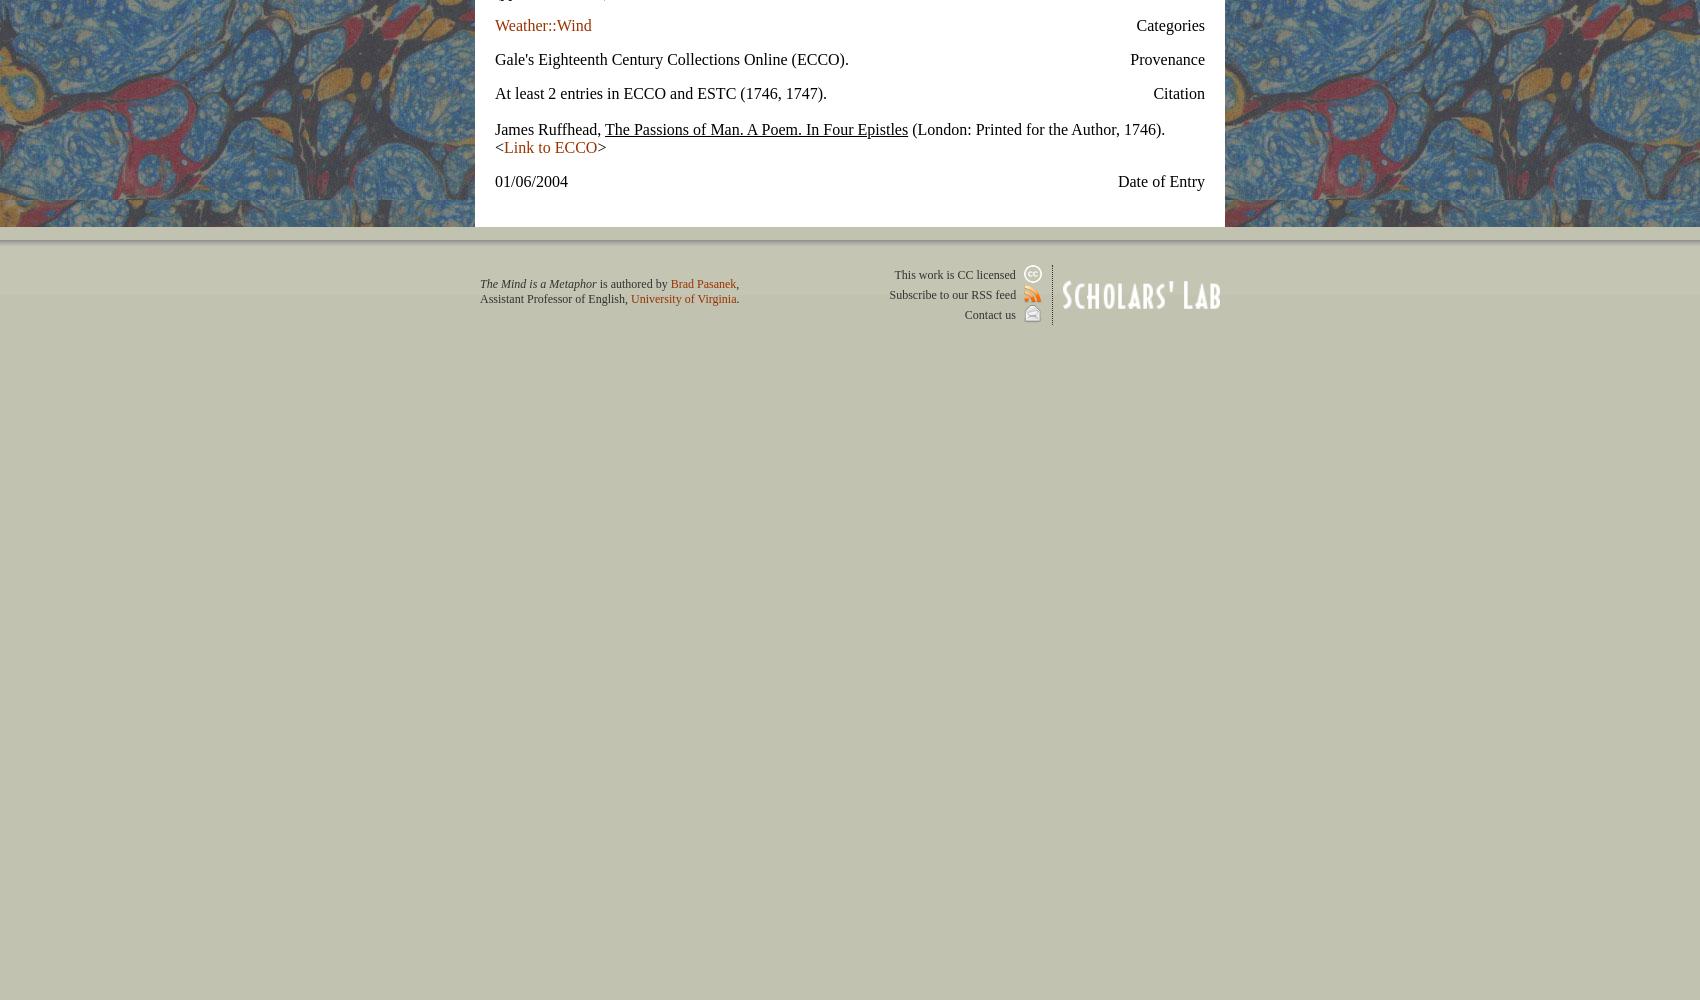  Describe the element at coordinates (702, 283) in the screenshot. I see `'Brad Pasanek'` at that location.